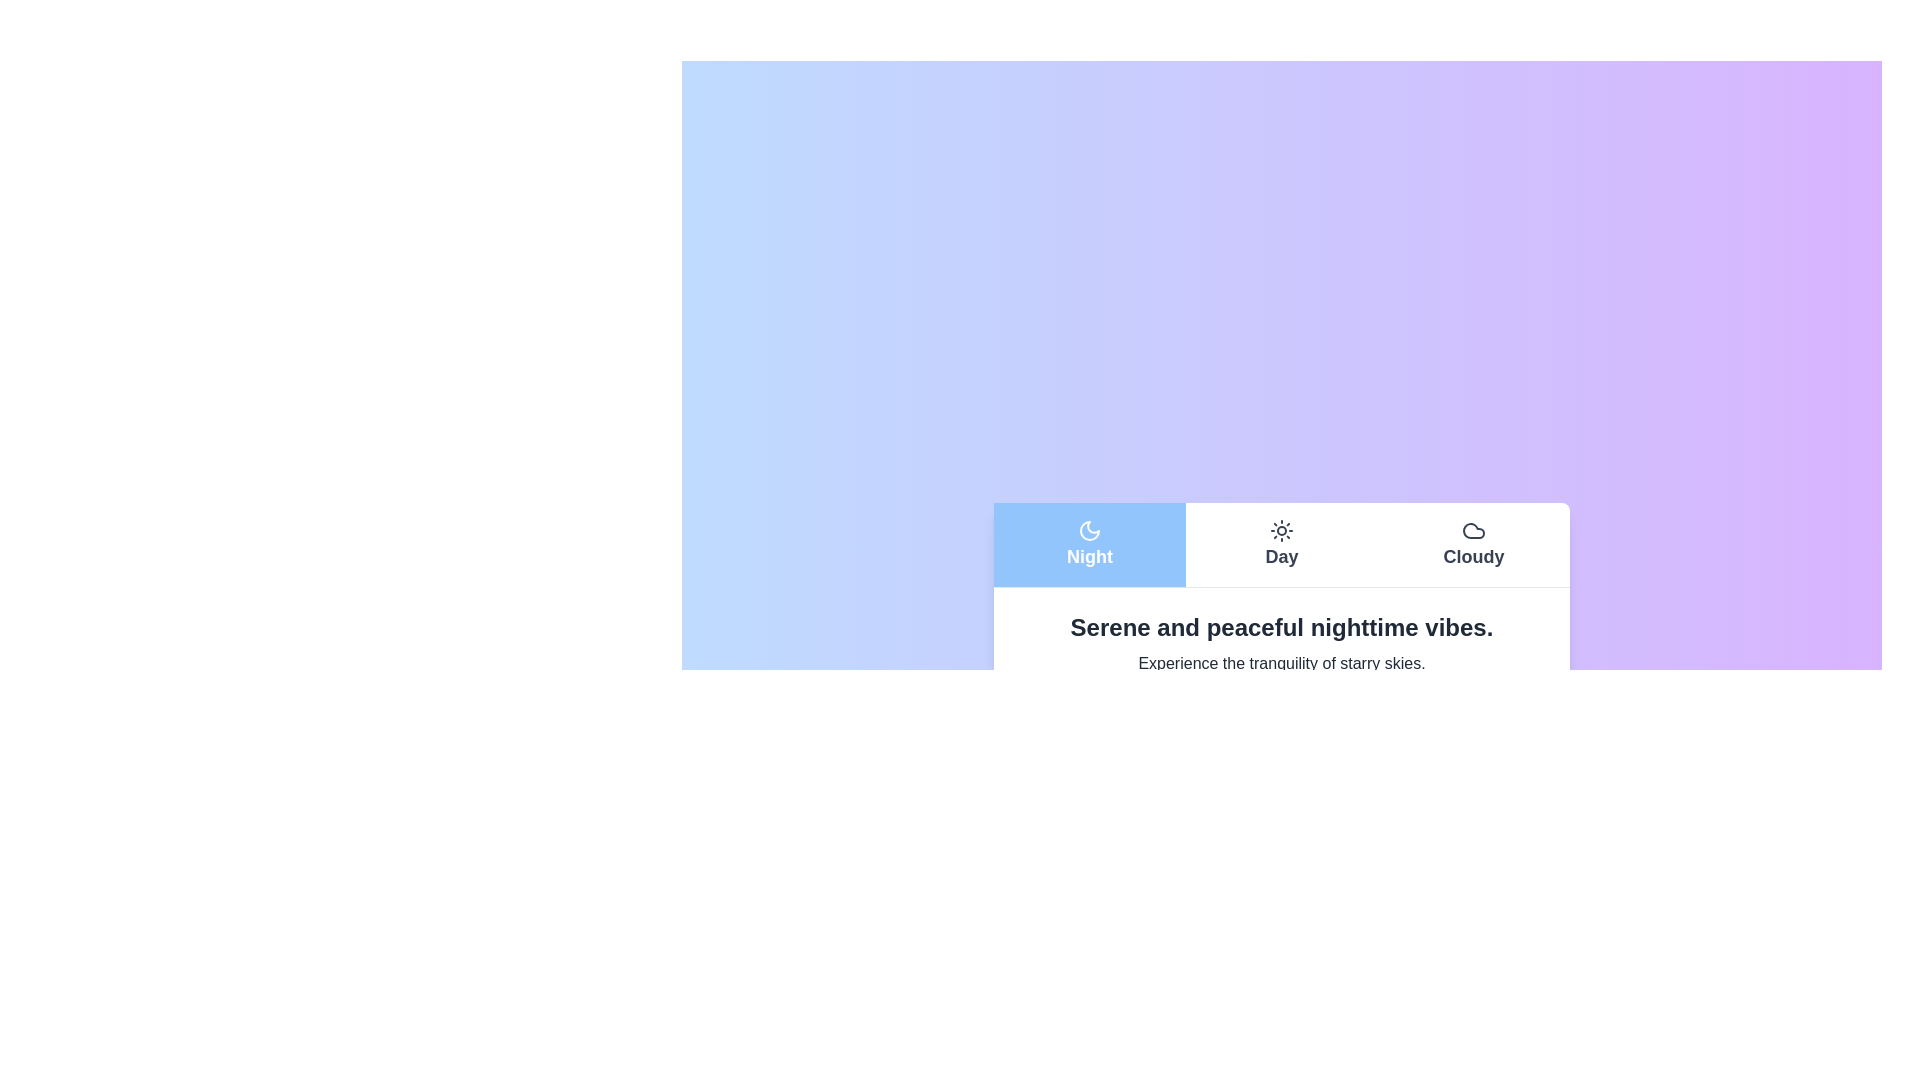 Image resolution: width=1920 pixels, height=1080 pixels. I want to click on the Night tab by clicking on it, so click(1088, 544).